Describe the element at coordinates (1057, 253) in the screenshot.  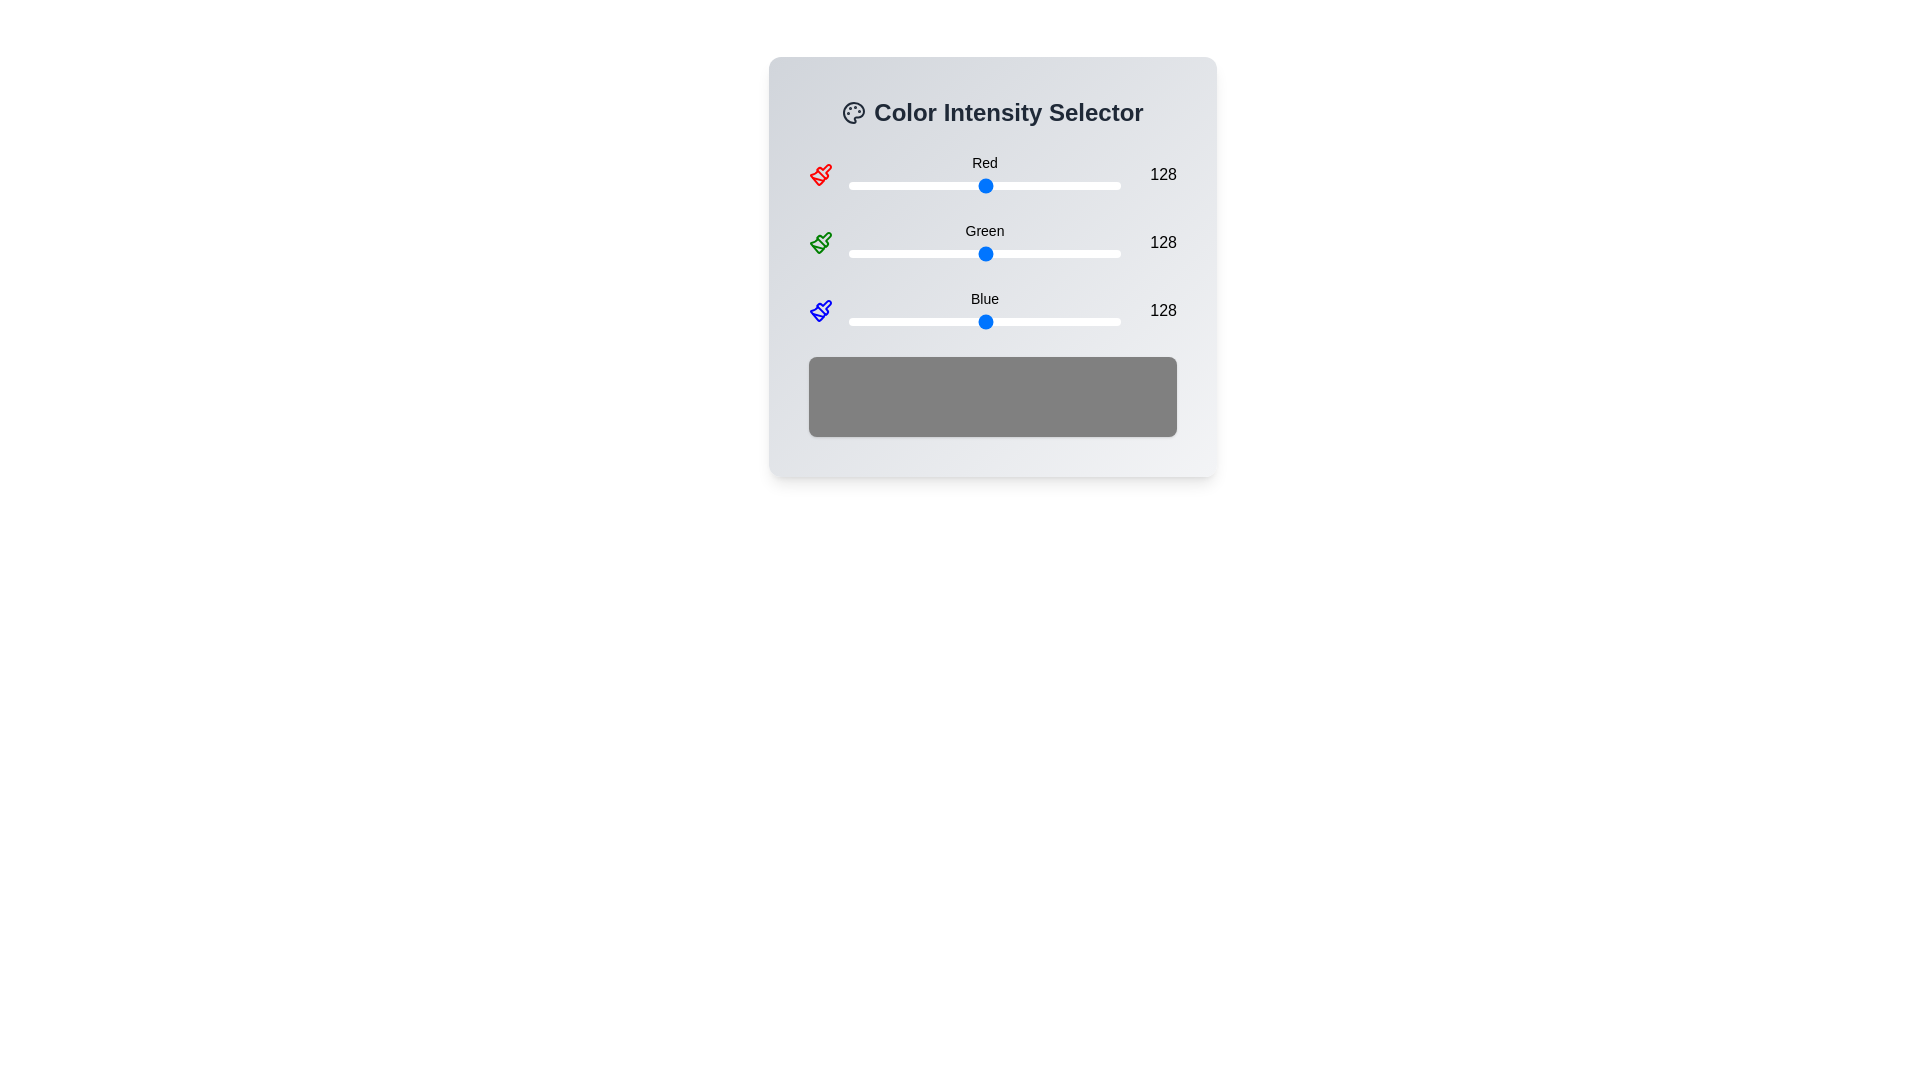
I see `the green intensity` at that location.